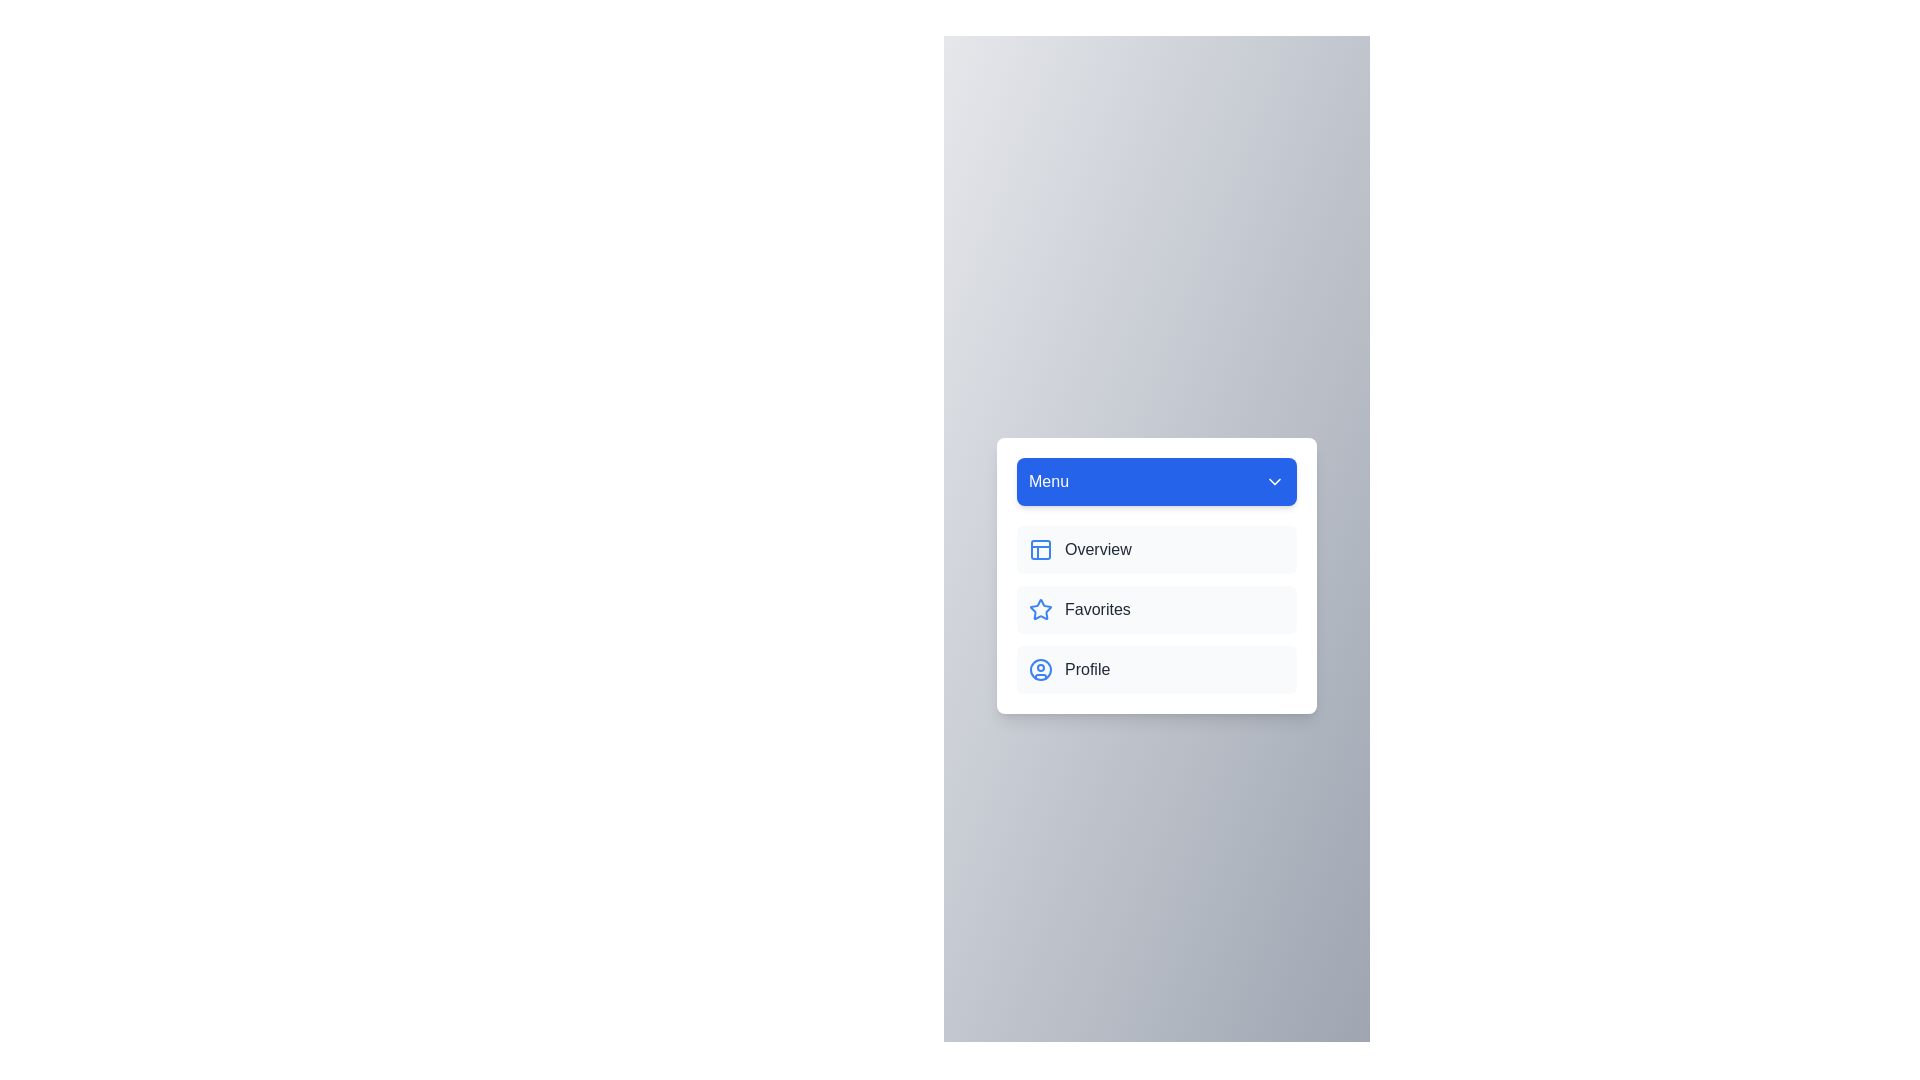  Describe the element at coordinates (1156, 550) in the screenshot. I see `the Overview from the menu` at that location.